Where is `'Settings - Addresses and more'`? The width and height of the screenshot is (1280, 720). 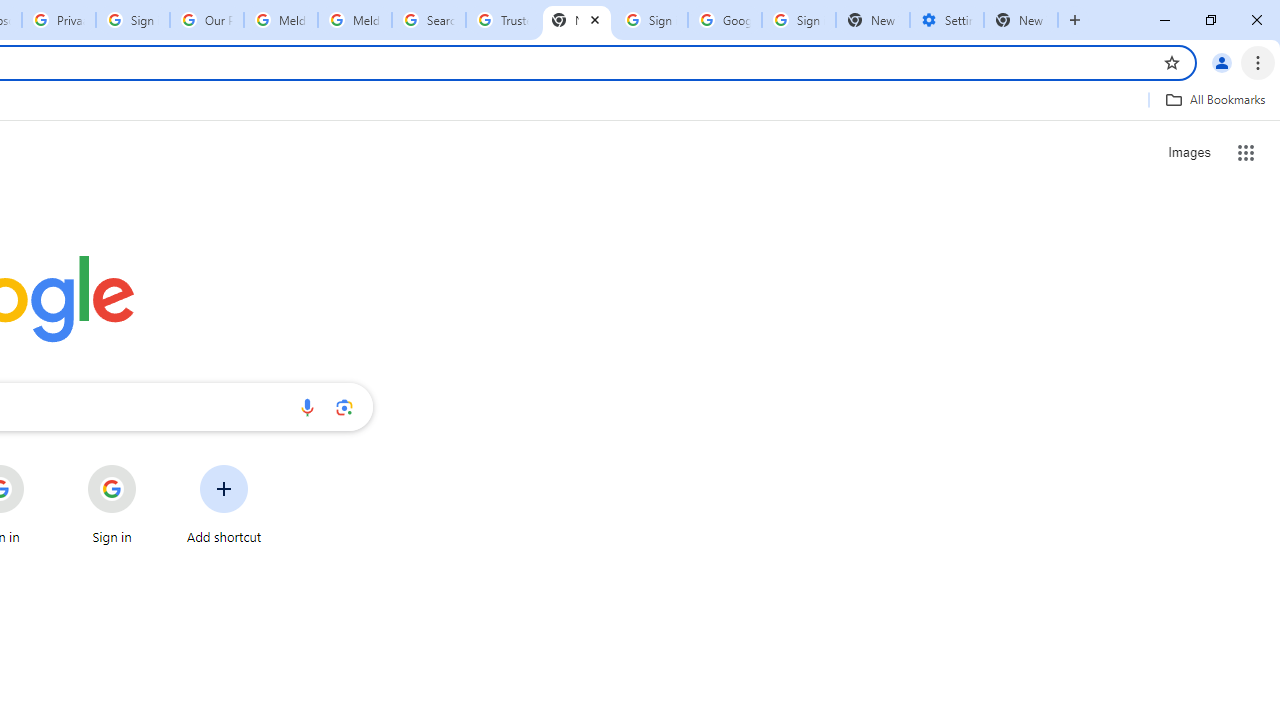
'Settings - Addresses and more' is located at coordinates (946, 20).